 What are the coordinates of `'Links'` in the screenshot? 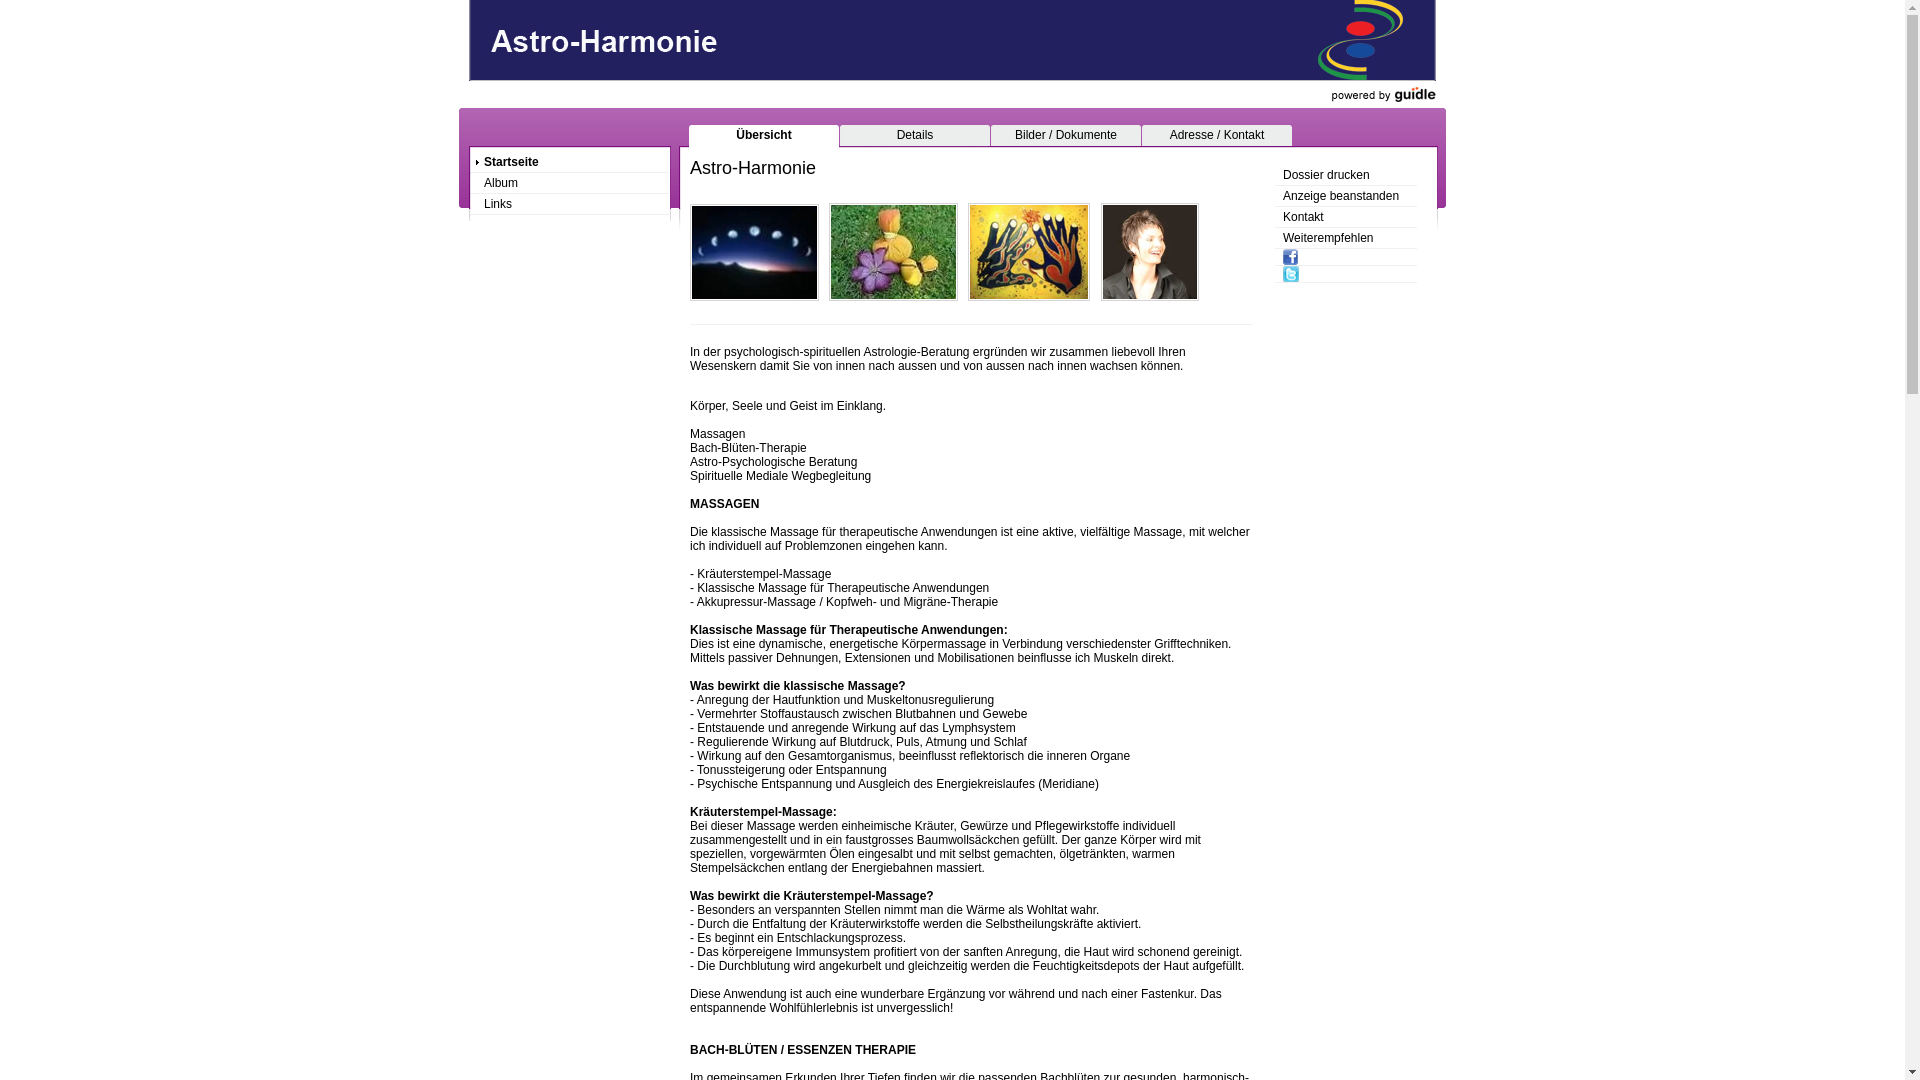 It's located at (569, 204).